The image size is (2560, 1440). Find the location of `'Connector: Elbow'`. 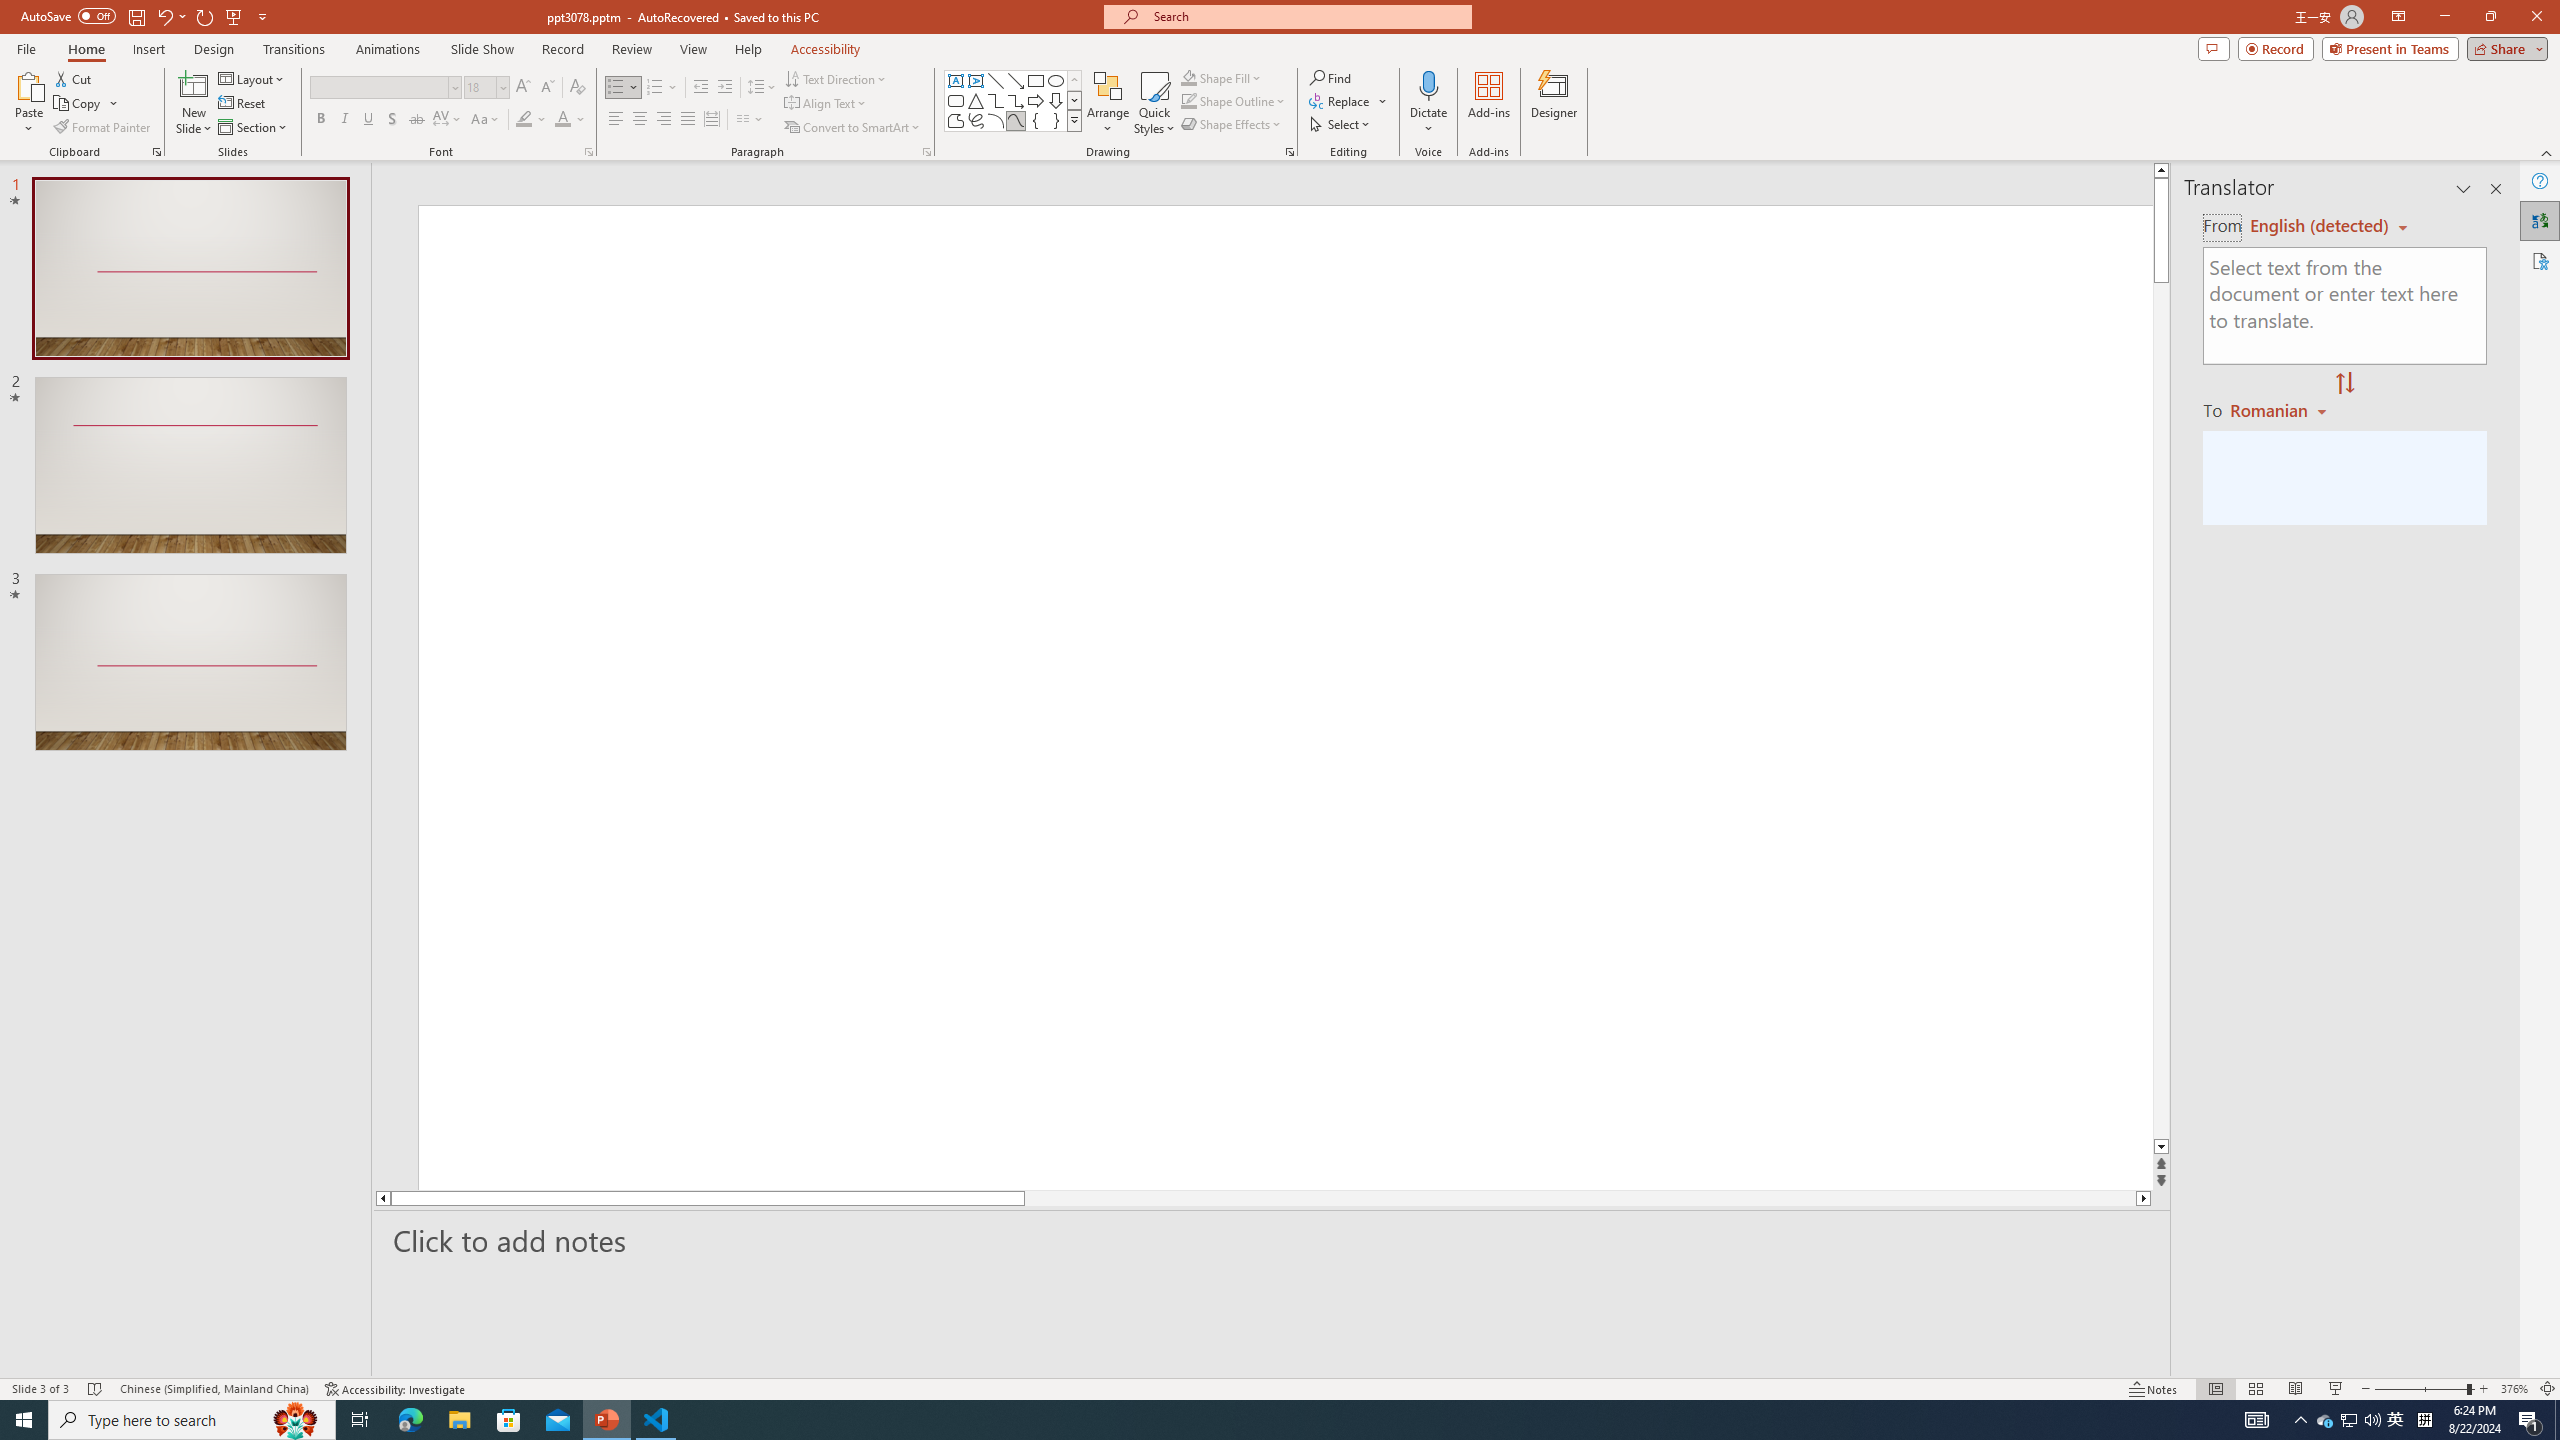

'Connector: Elbow' is located at coordinates (994, 99).